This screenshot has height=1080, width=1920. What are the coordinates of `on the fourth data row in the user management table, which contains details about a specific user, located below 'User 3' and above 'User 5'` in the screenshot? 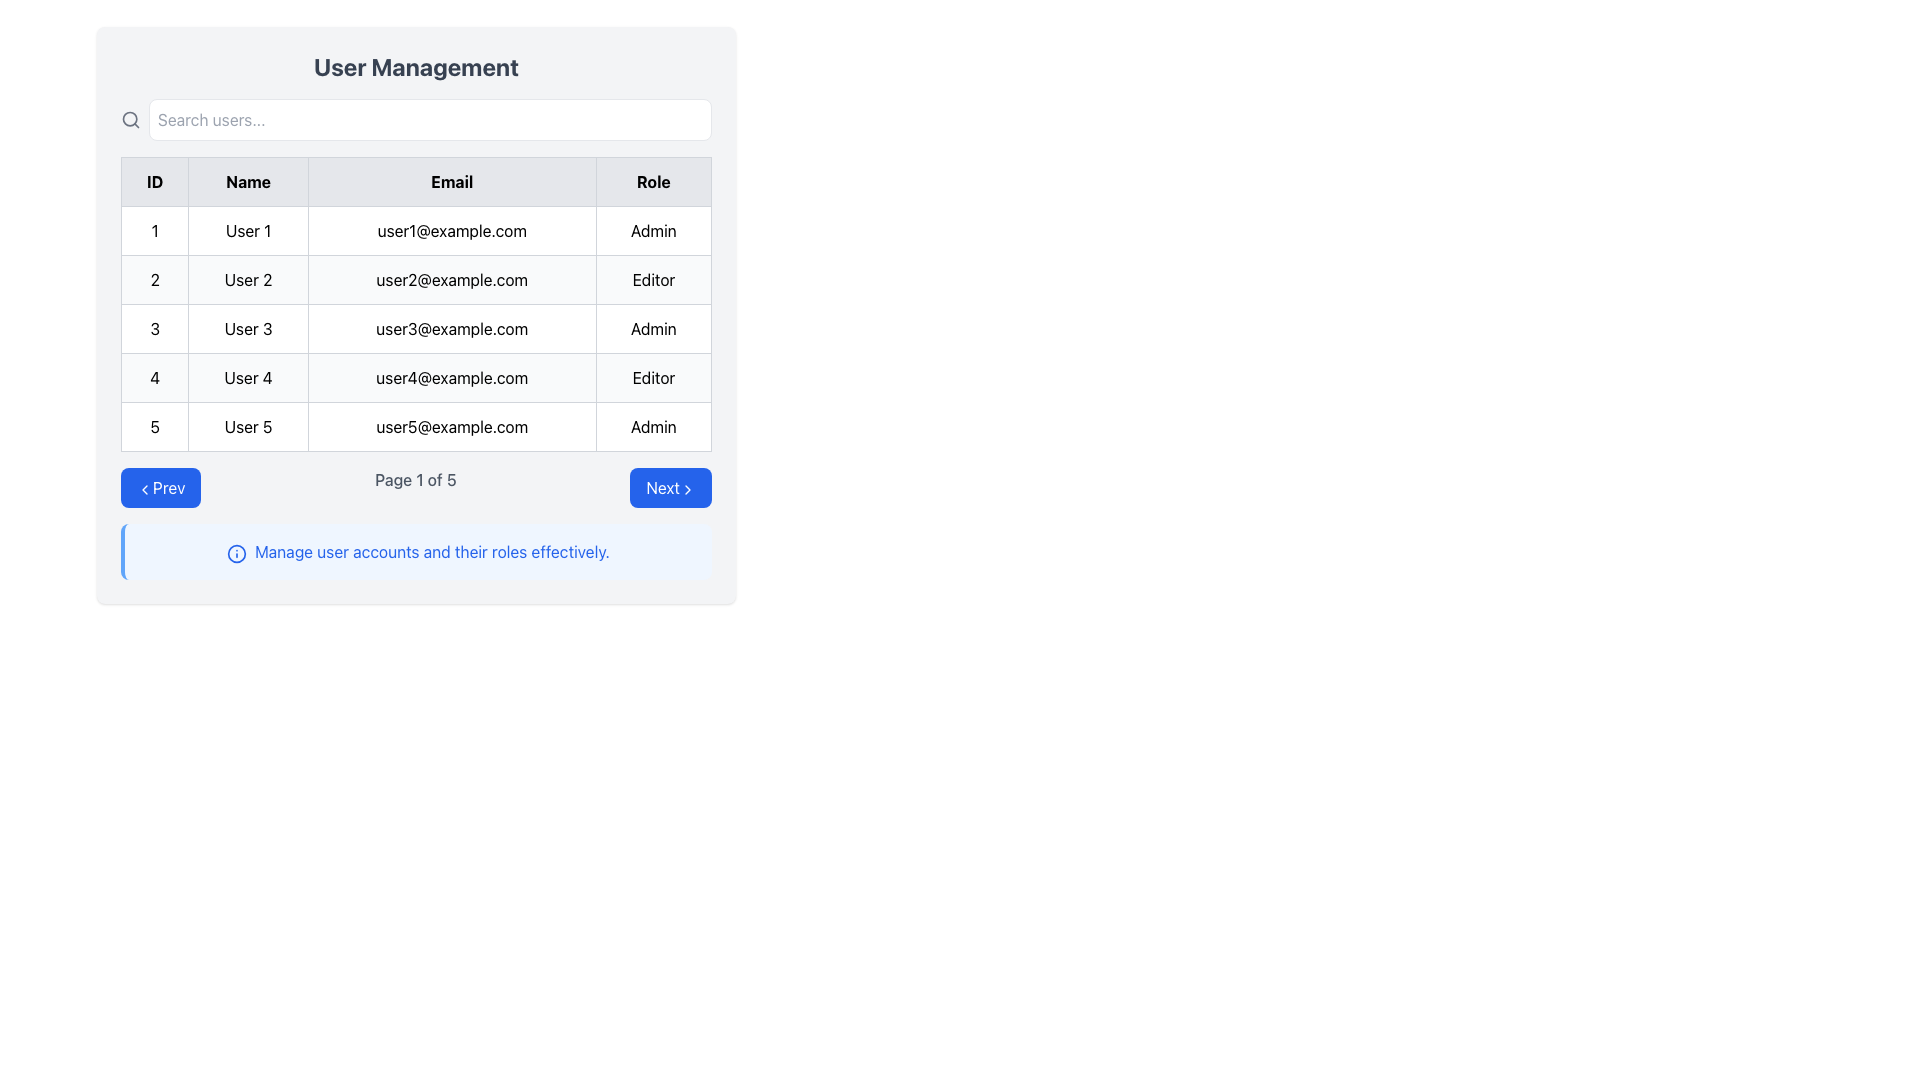 It's located at (415, 378).